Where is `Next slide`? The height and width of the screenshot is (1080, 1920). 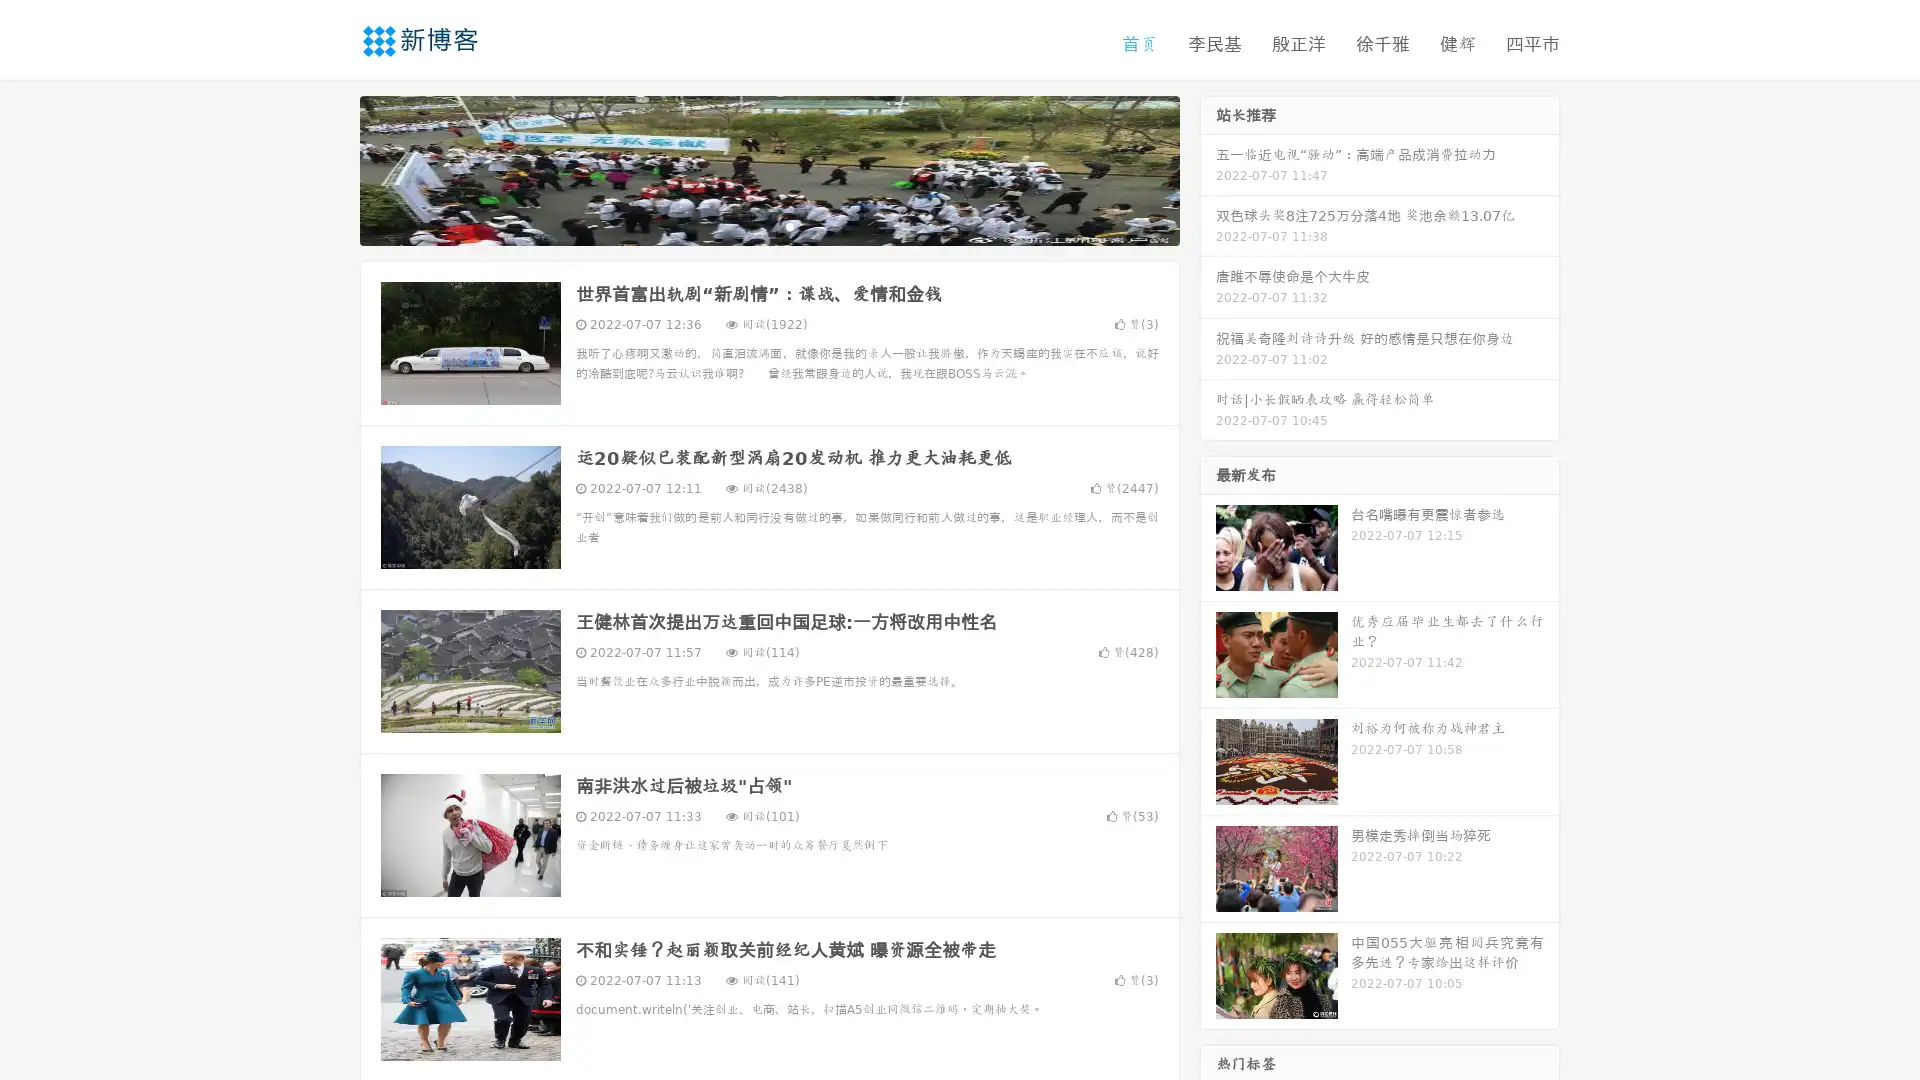
Next slide is located at coordinates (1208, 168).